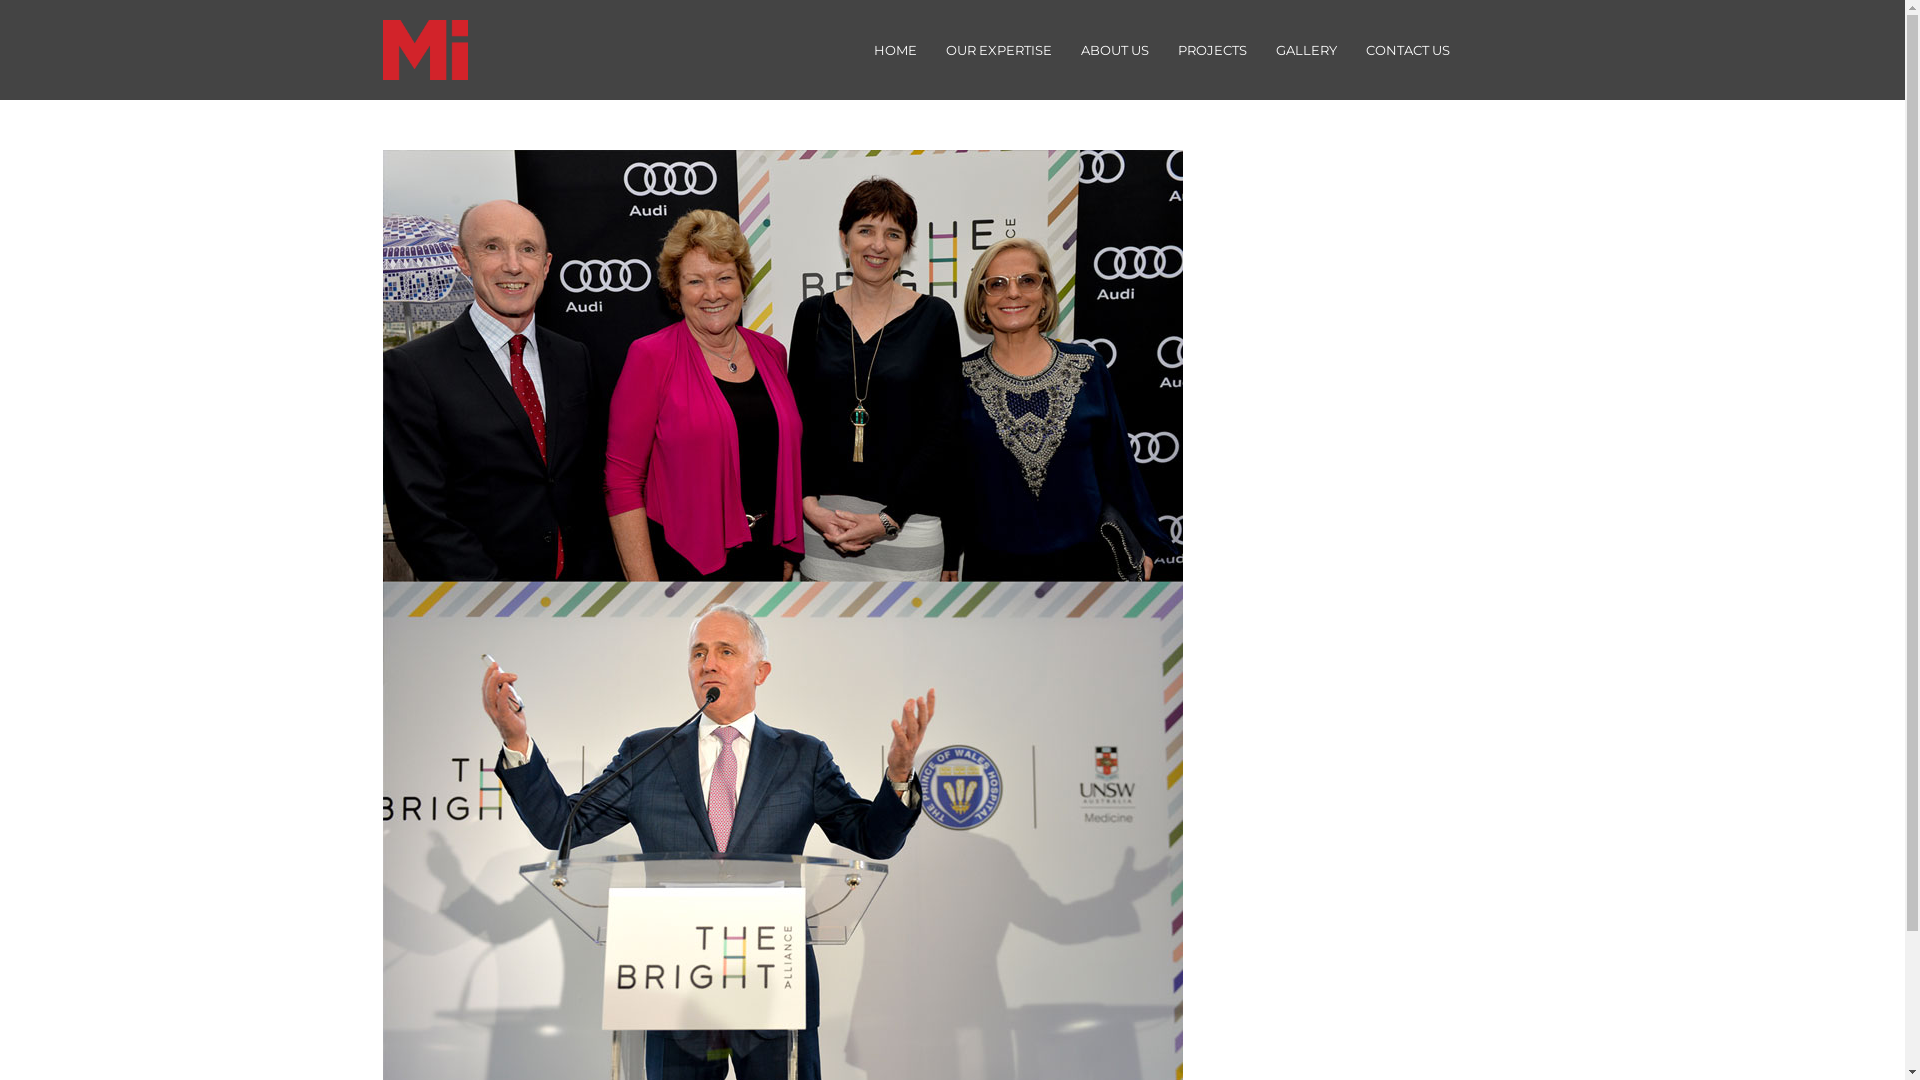  Describe the element at coordinates (1305, 49) in the screenshot. I see `'GALLERY'` at that location.